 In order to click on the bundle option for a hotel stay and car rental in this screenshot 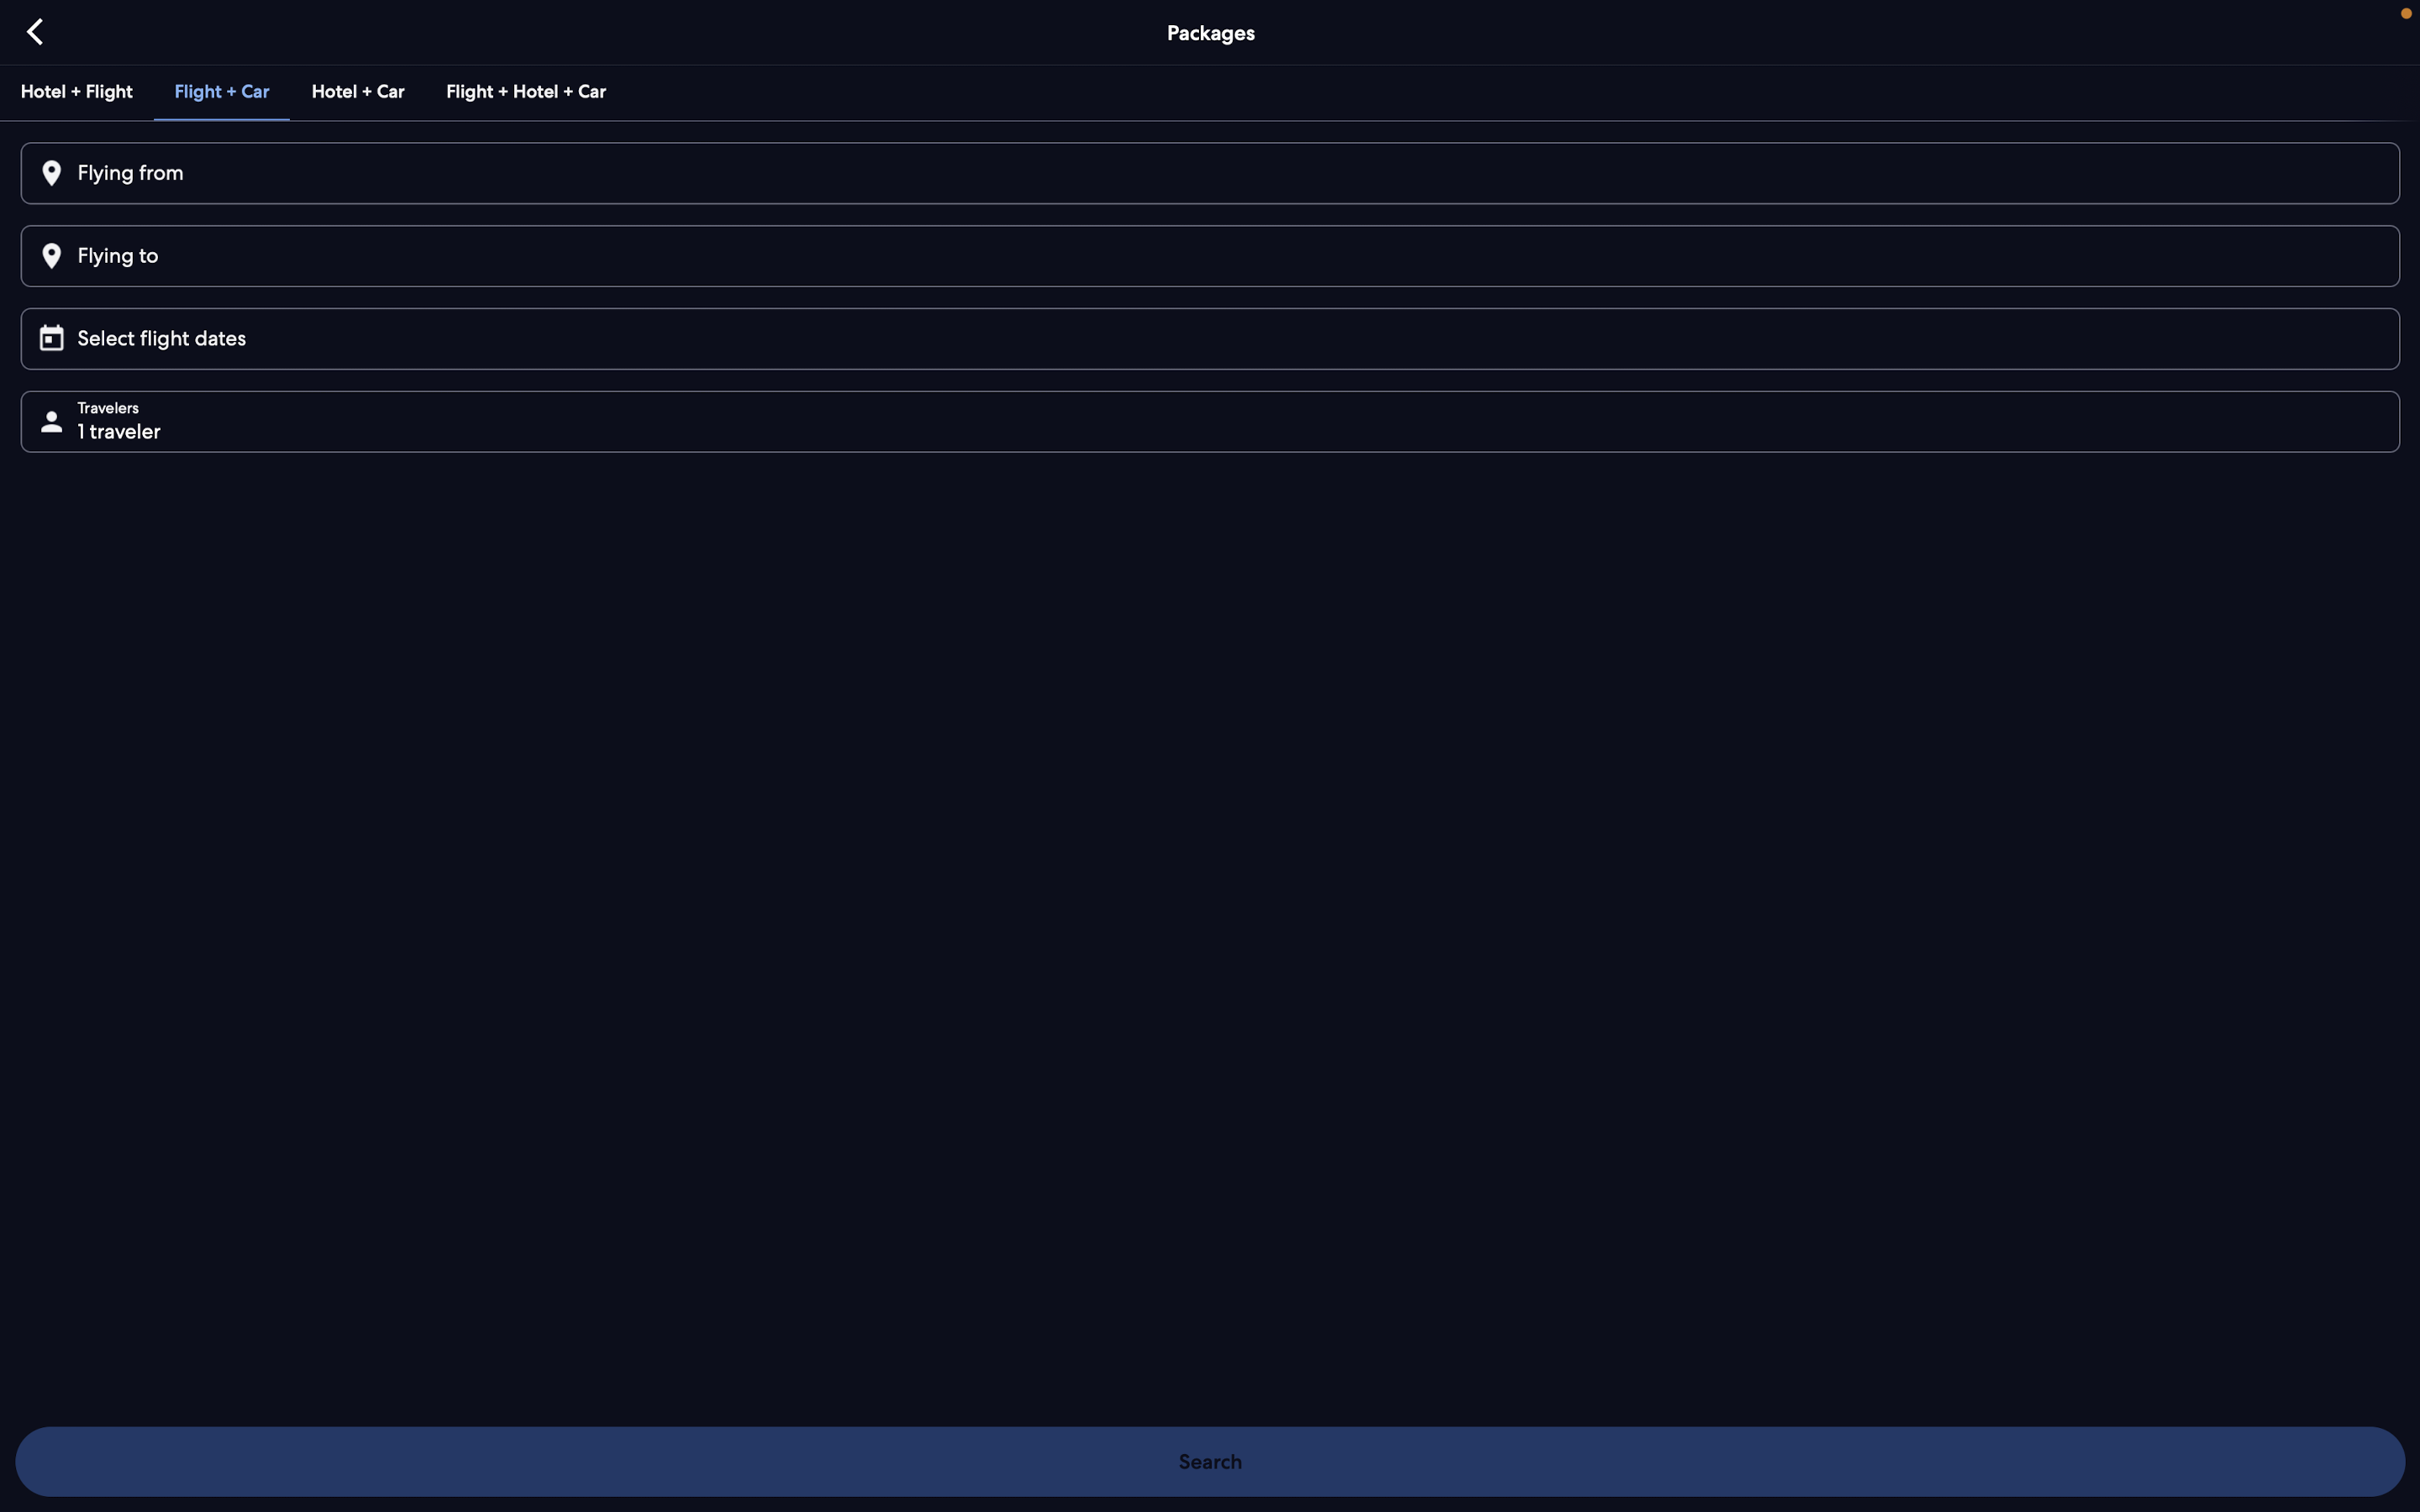, I will do `click(358, 88)`.